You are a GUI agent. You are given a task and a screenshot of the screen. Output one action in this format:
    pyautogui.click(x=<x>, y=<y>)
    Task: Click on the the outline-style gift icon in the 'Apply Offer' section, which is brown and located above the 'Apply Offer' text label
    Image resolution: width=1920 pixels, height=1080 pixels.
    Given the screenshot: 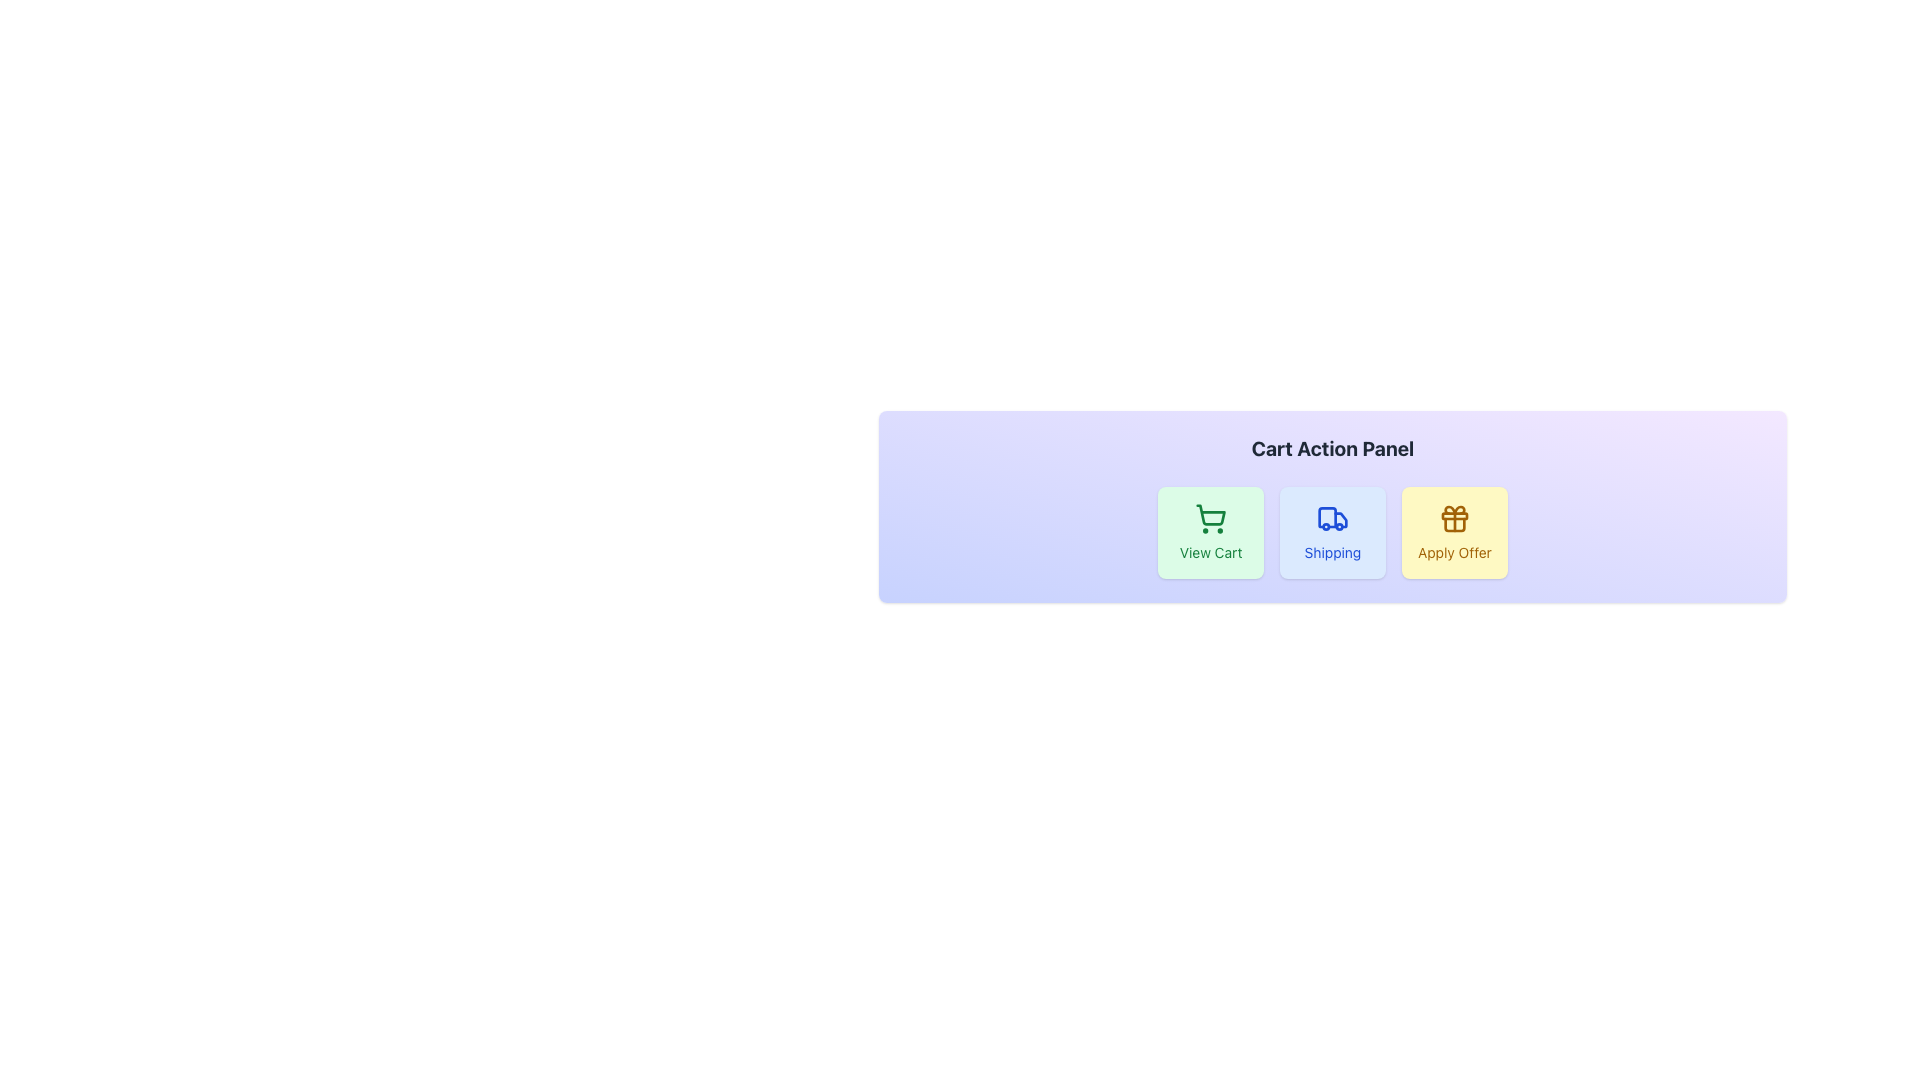 What is the action you would take?
    pyautogui.click(x=1454, y=518)
    